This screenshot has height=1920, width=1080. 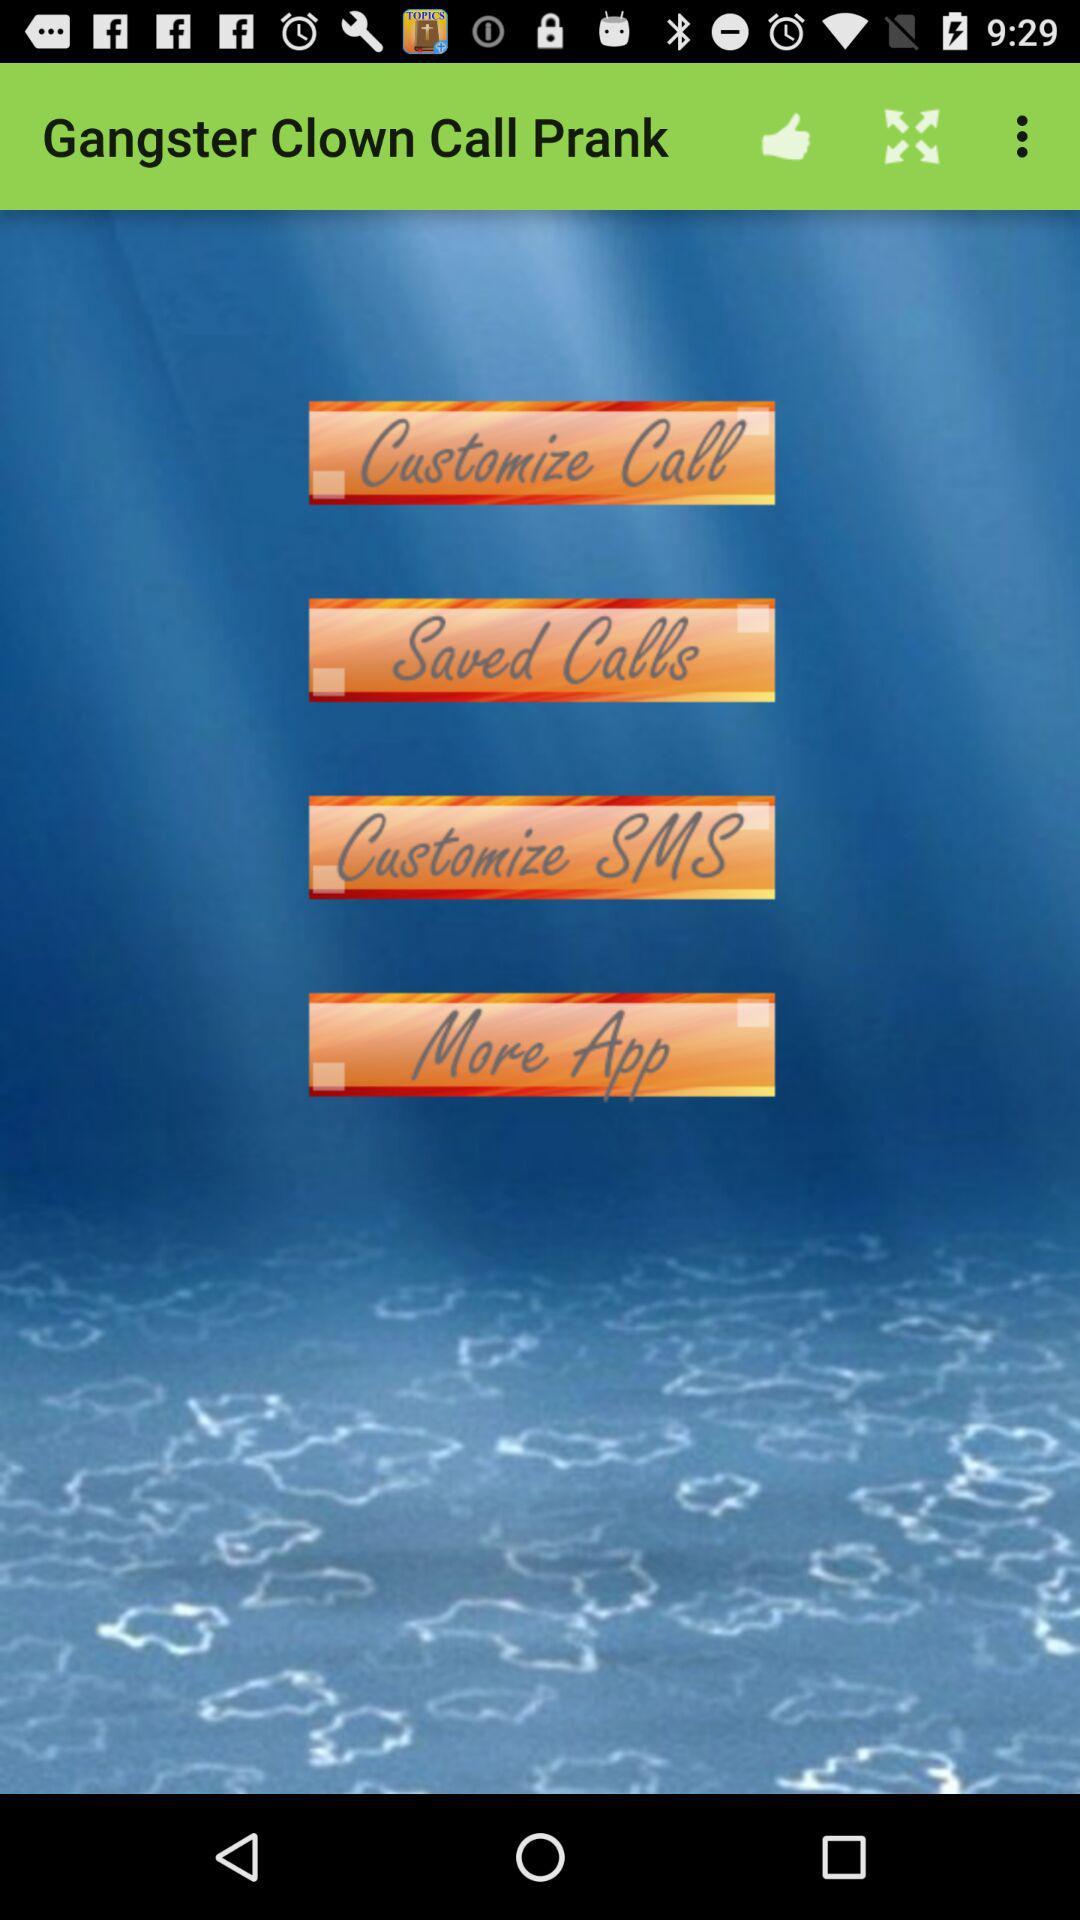 What do you see at coordinates (540, 650) in the screenshot?
I see `see saved calls` at bounding box center [540, 650].